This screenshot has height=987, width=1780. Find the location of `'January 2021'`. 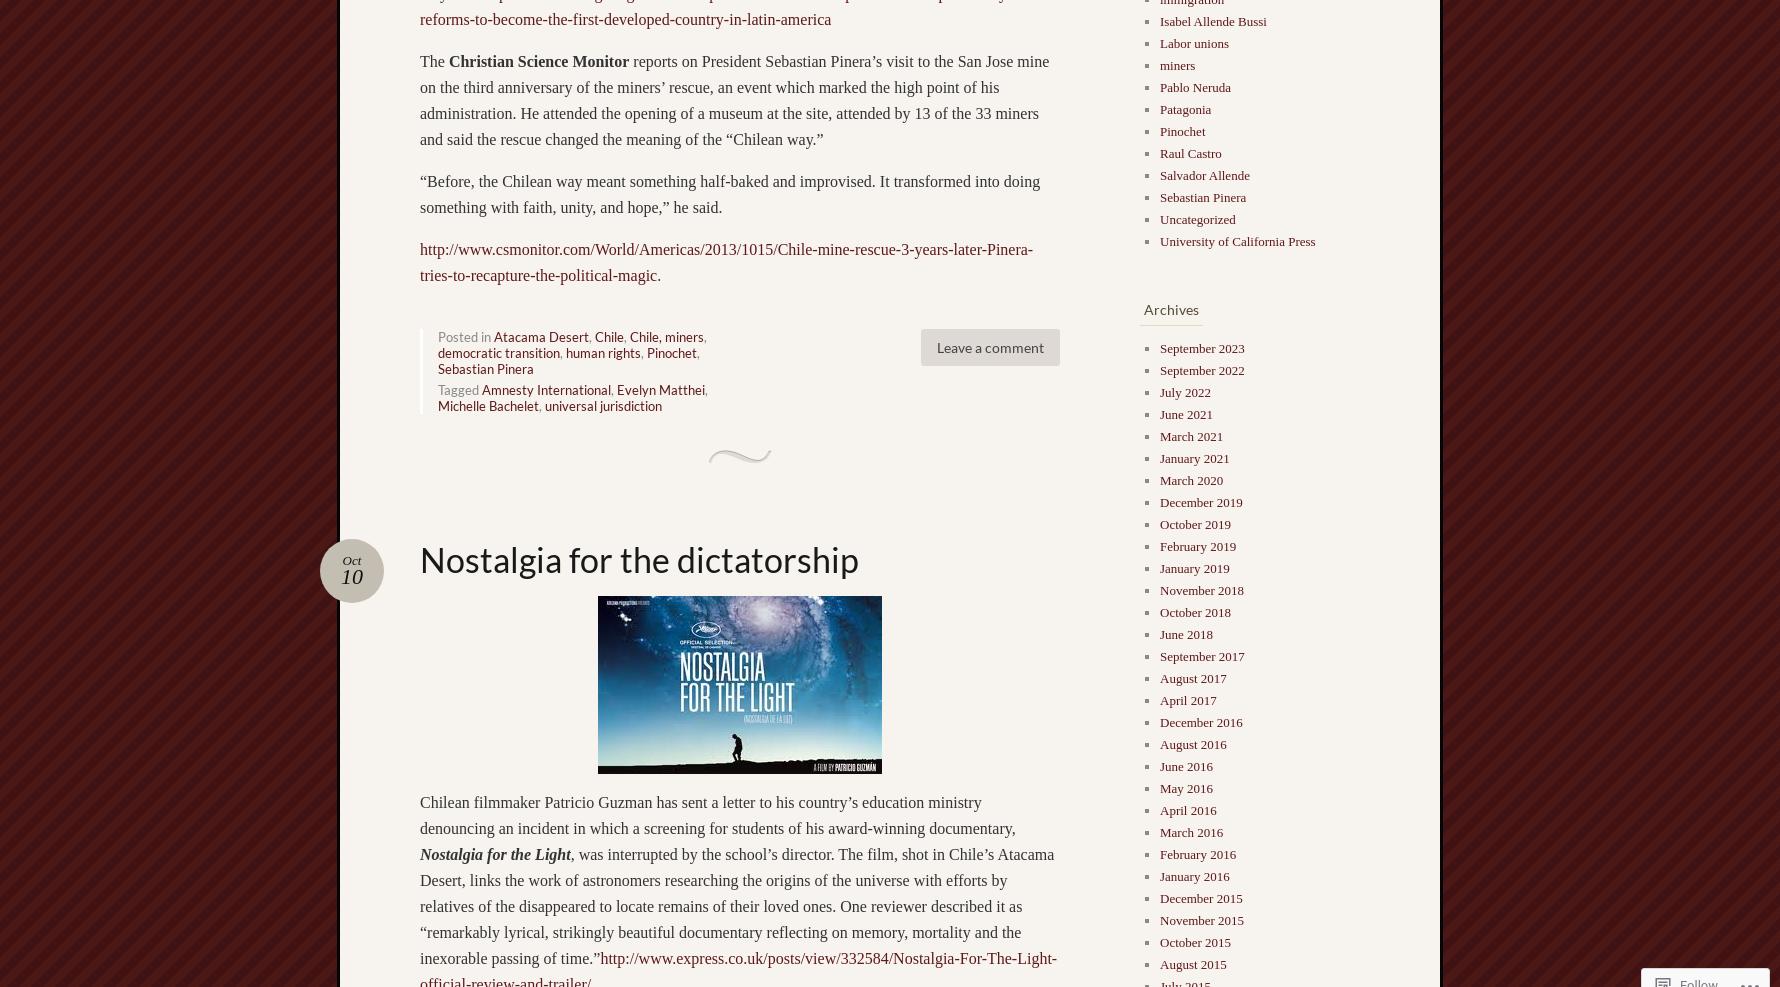

'January 2021' is located at coordinates (1194, 456).